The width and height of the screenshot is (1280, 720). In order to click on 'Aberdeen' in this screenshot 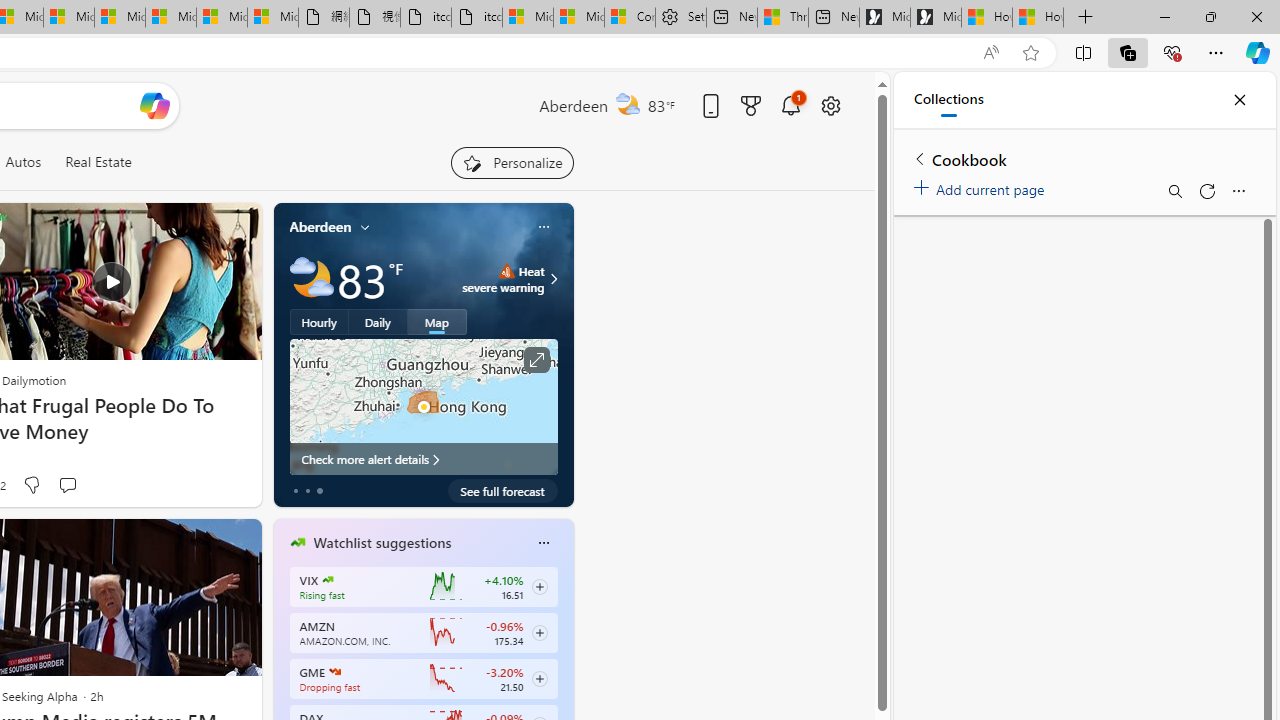, I will do `click(320, 226)`.